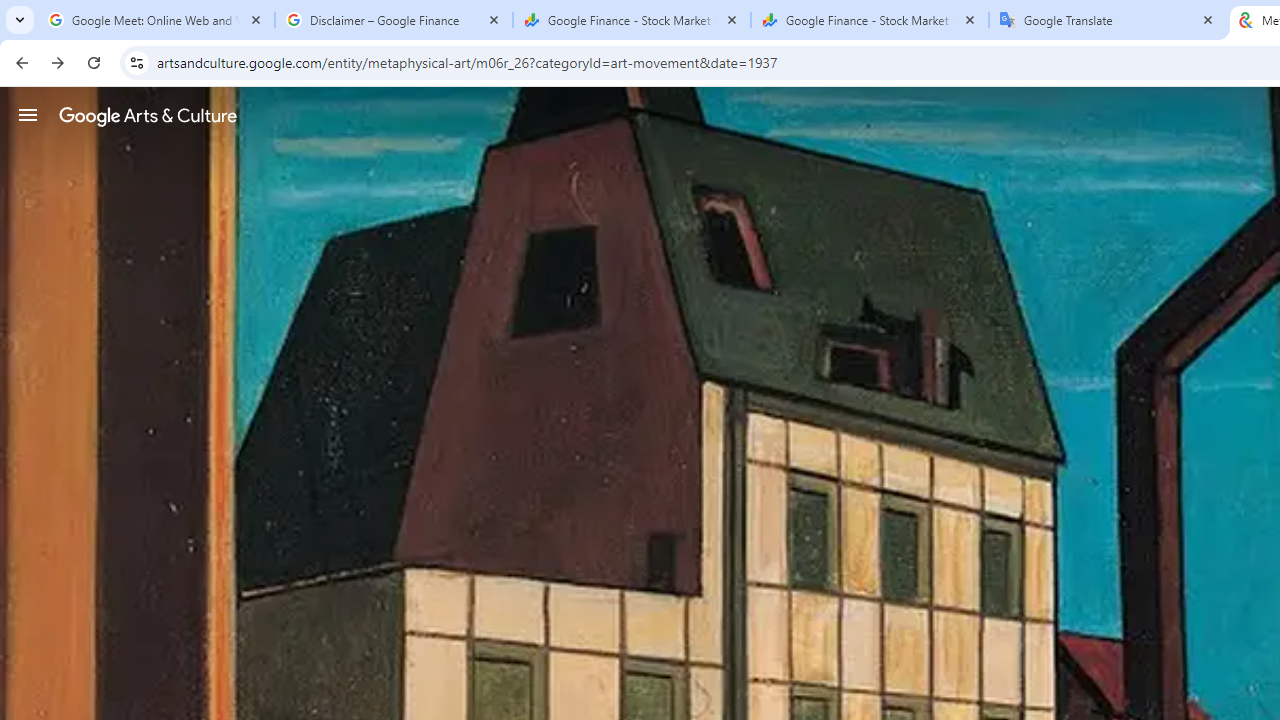 Image resolution: width=1280 pixels, height=720 pixels. Describe the element at coordinates (1107, 20) in the screenshot. I see `'Google Translate'` at that location.